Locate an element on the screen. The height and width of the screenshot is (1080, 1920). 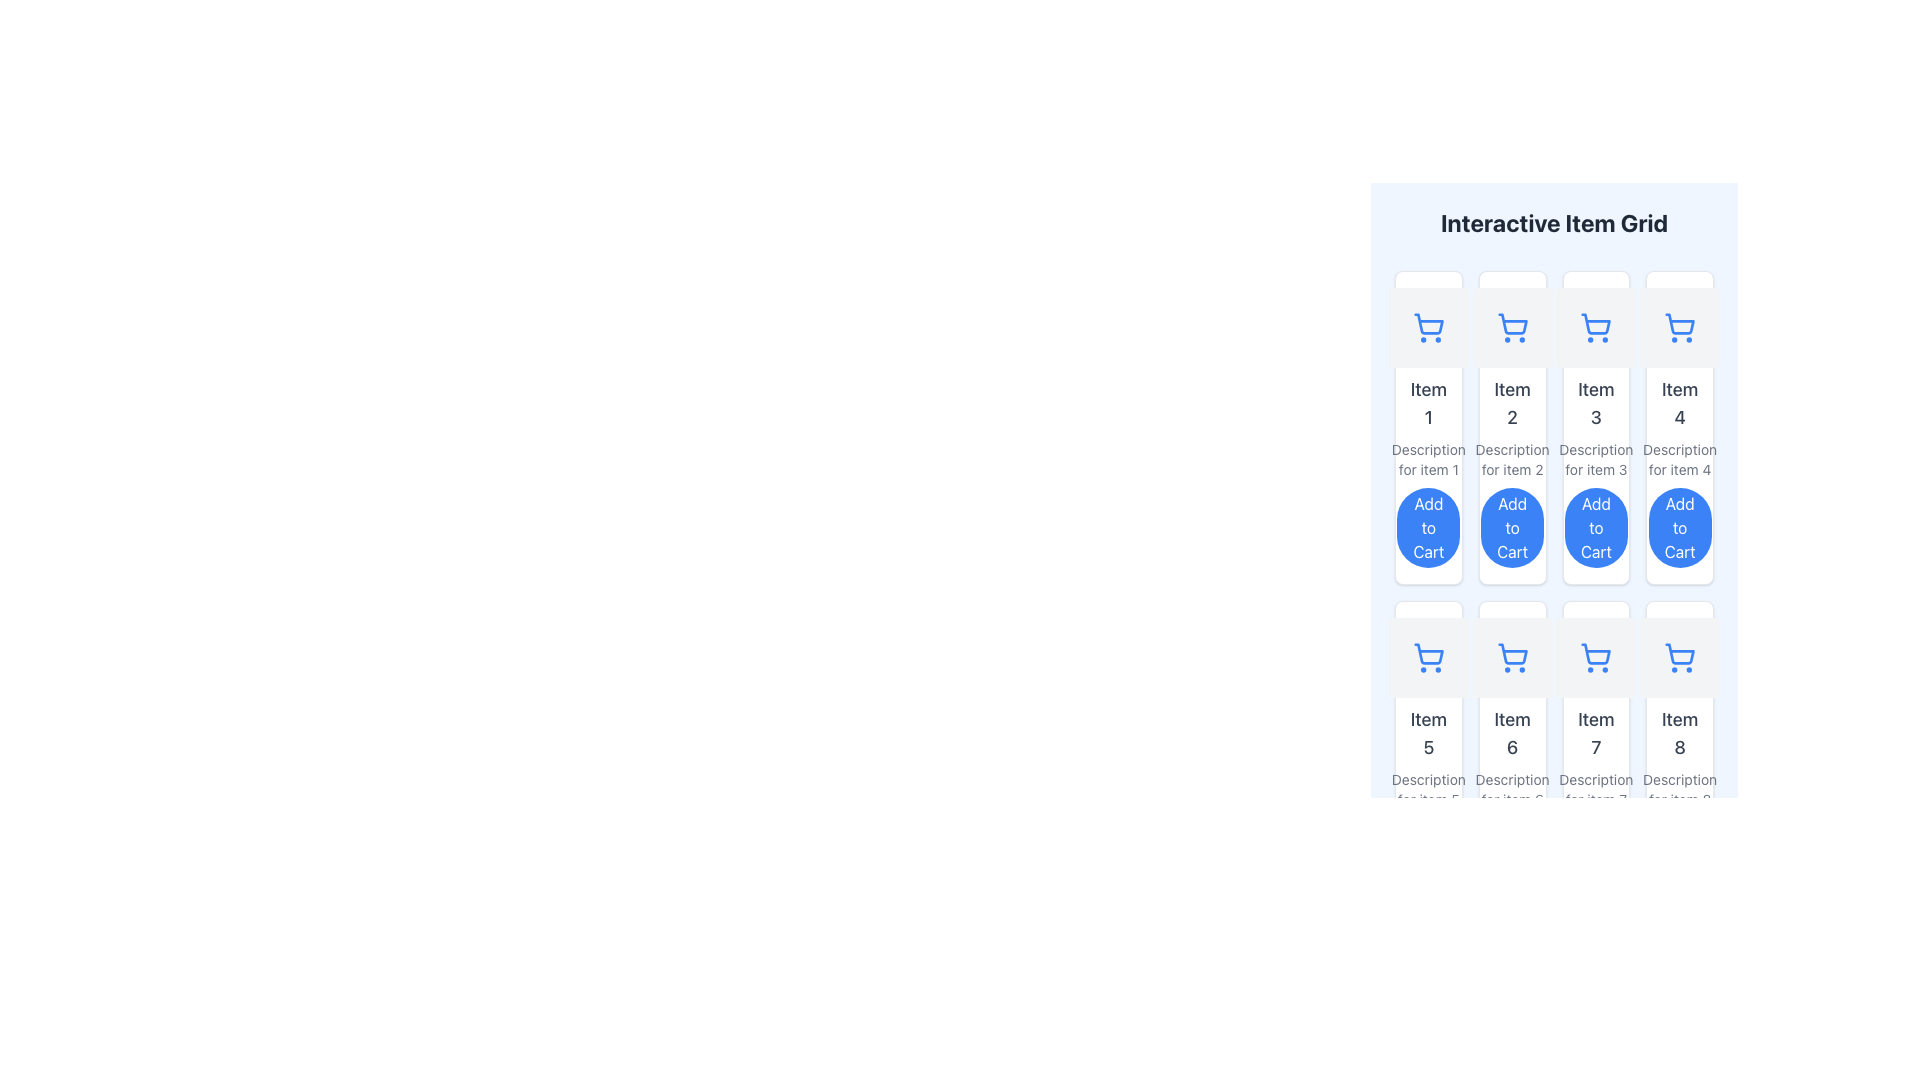
the 'Add to Cart' button for Item 2, located in the second column of the first row of the item grid is located at coordinates (1512, 527).